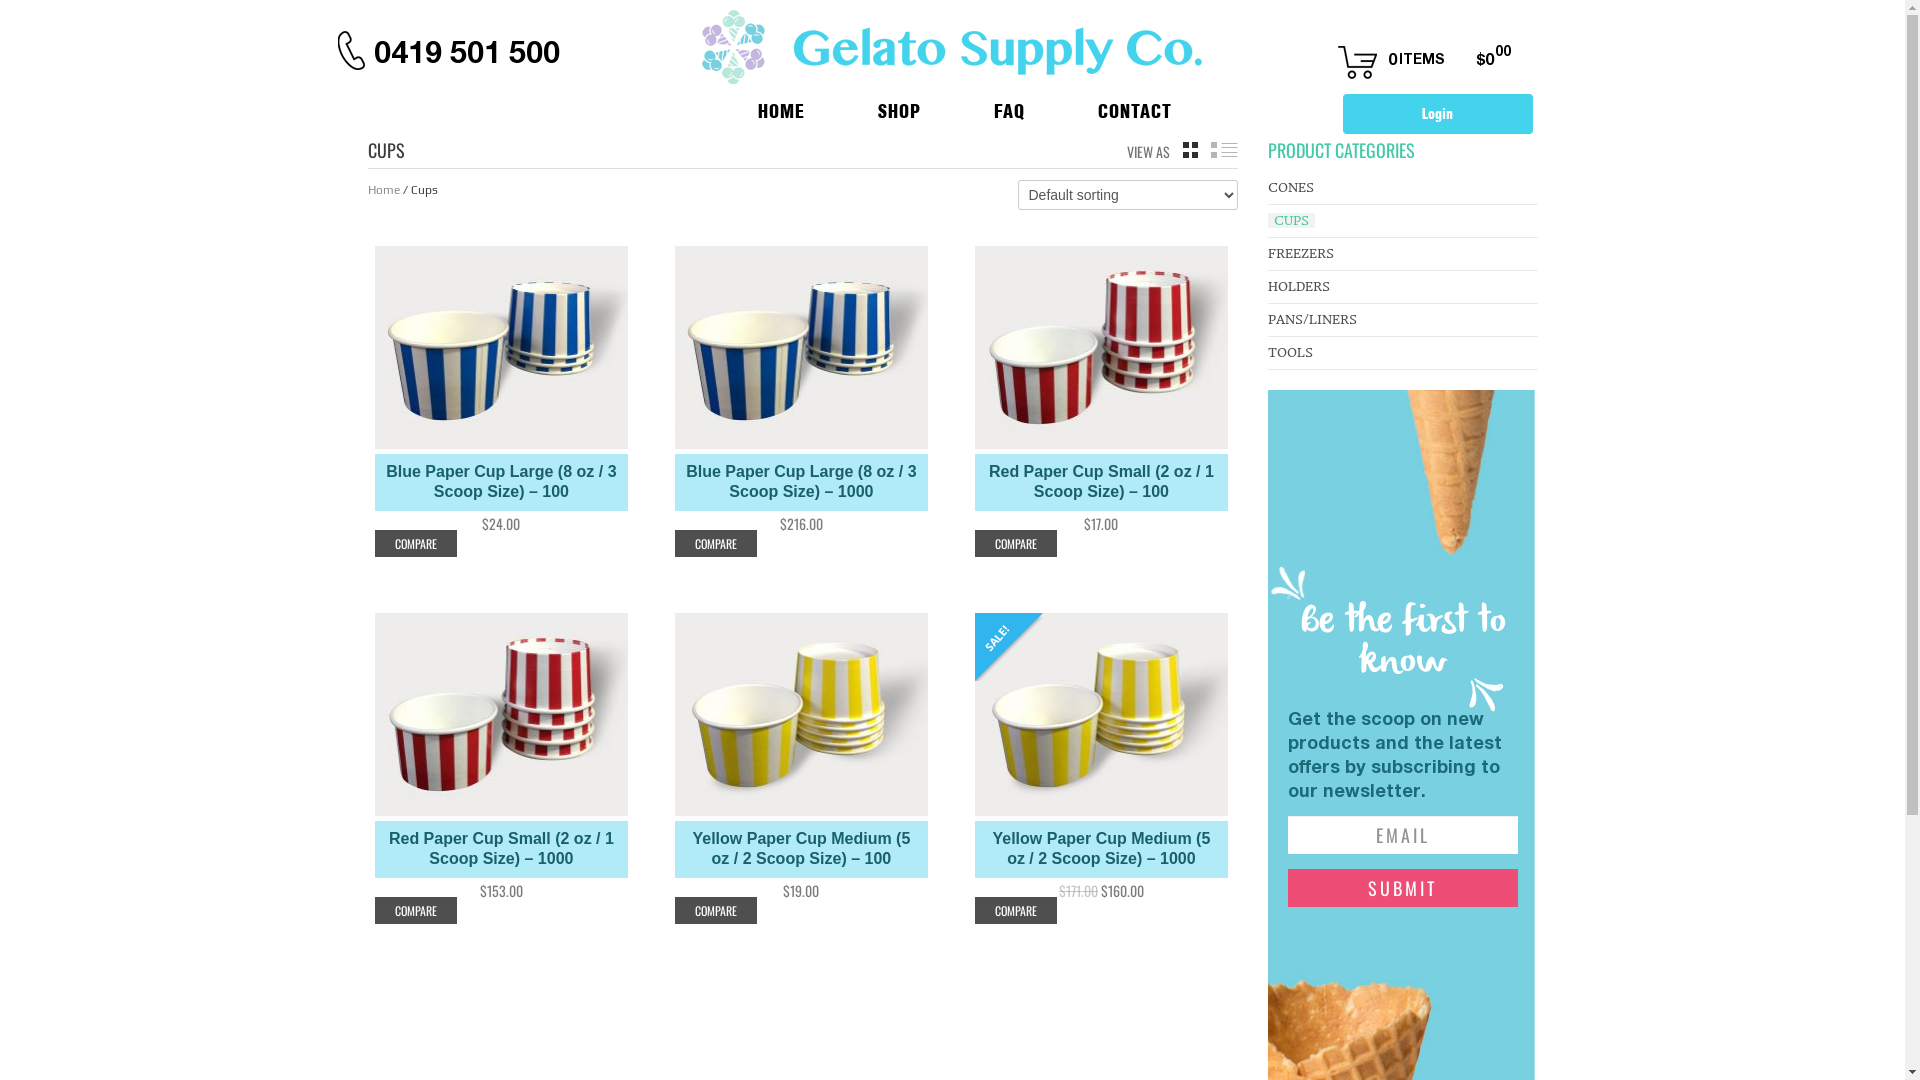  What do you see at coordinates (879, 109) in the screenshot?
I see `'SHOP'` at bounding box center [879, 109].